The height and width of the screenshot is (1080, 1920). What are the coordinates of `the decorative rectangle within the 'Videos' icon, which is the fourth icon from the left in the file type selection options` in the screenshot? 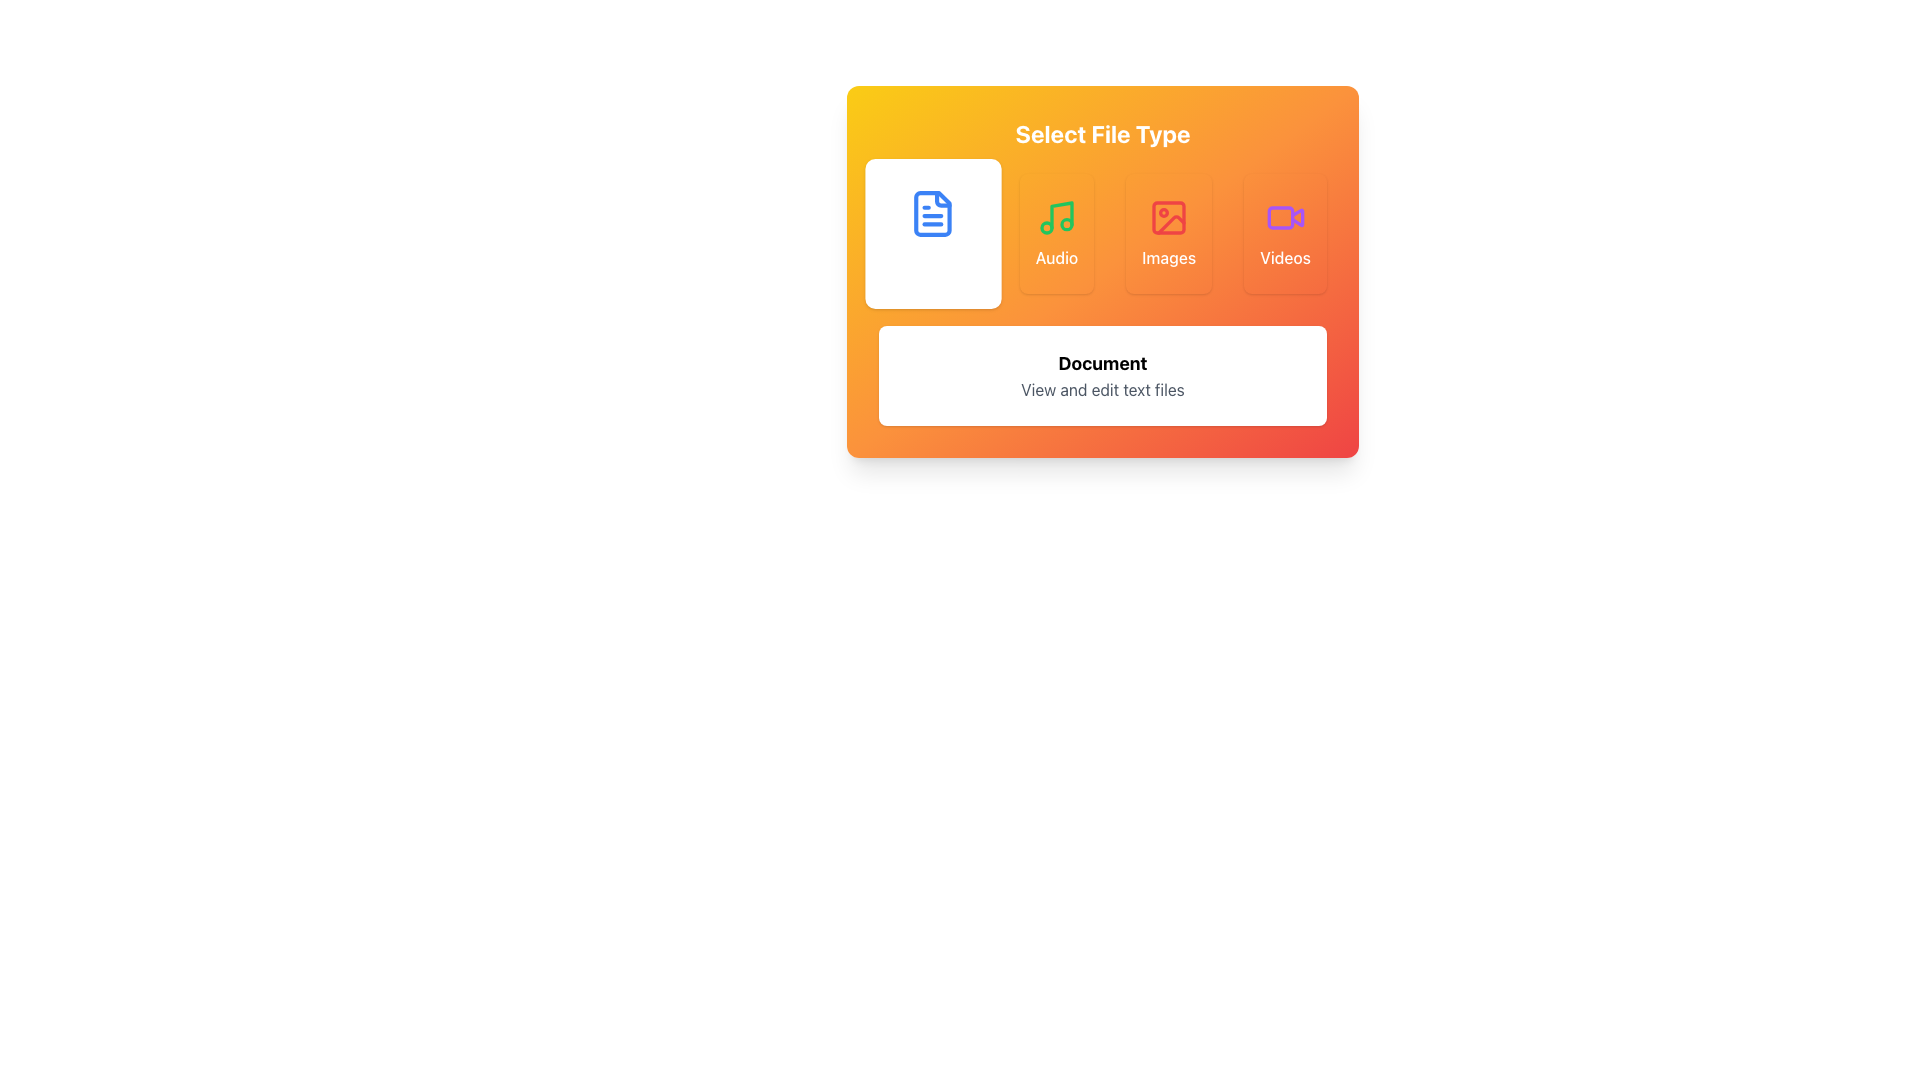 It's located at (1280, 218).